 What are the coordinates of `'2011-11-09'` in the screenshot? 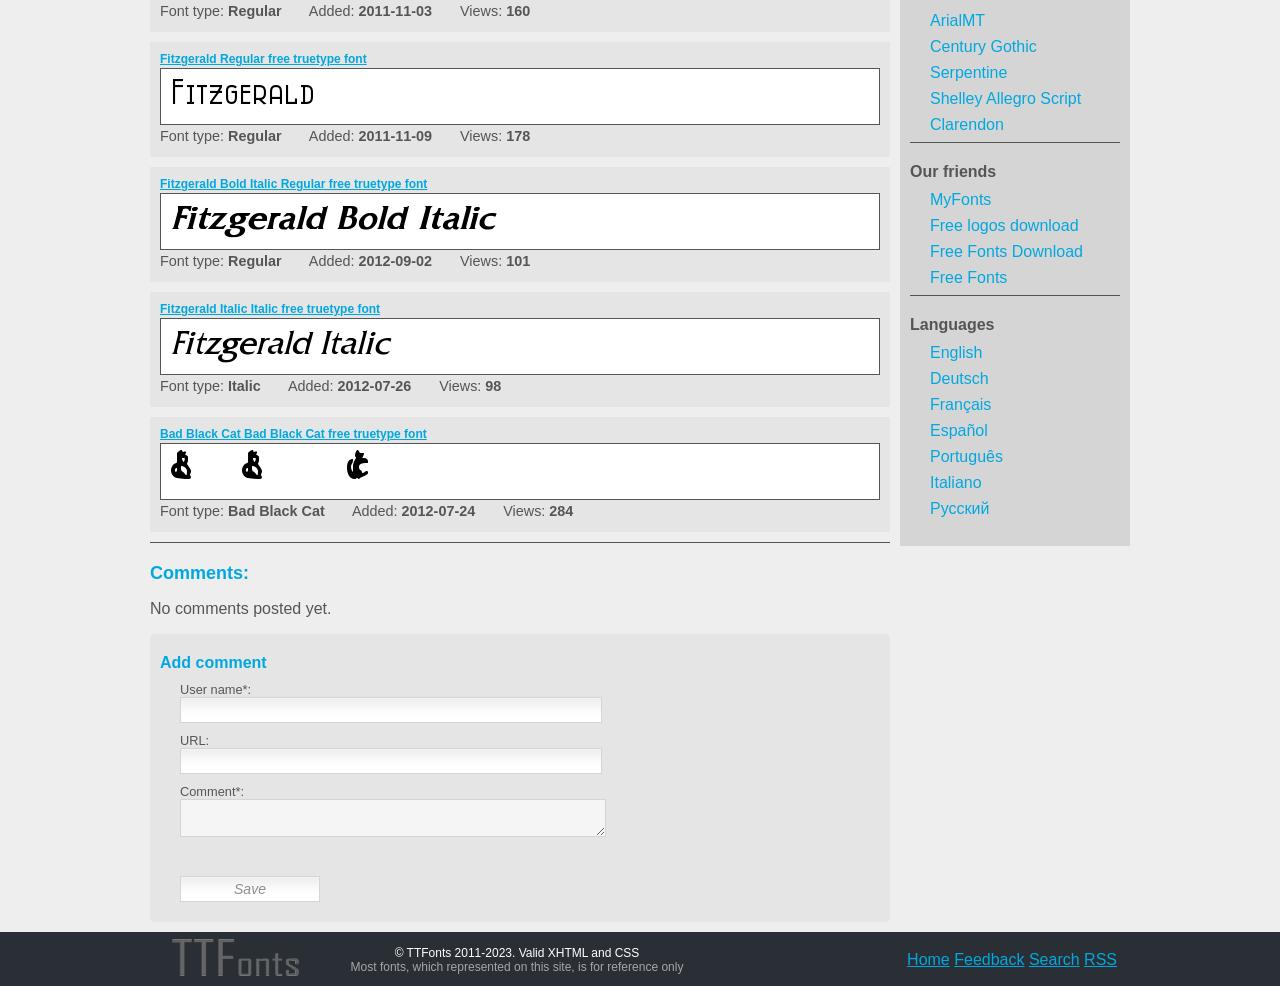 It's located at (395, 135).